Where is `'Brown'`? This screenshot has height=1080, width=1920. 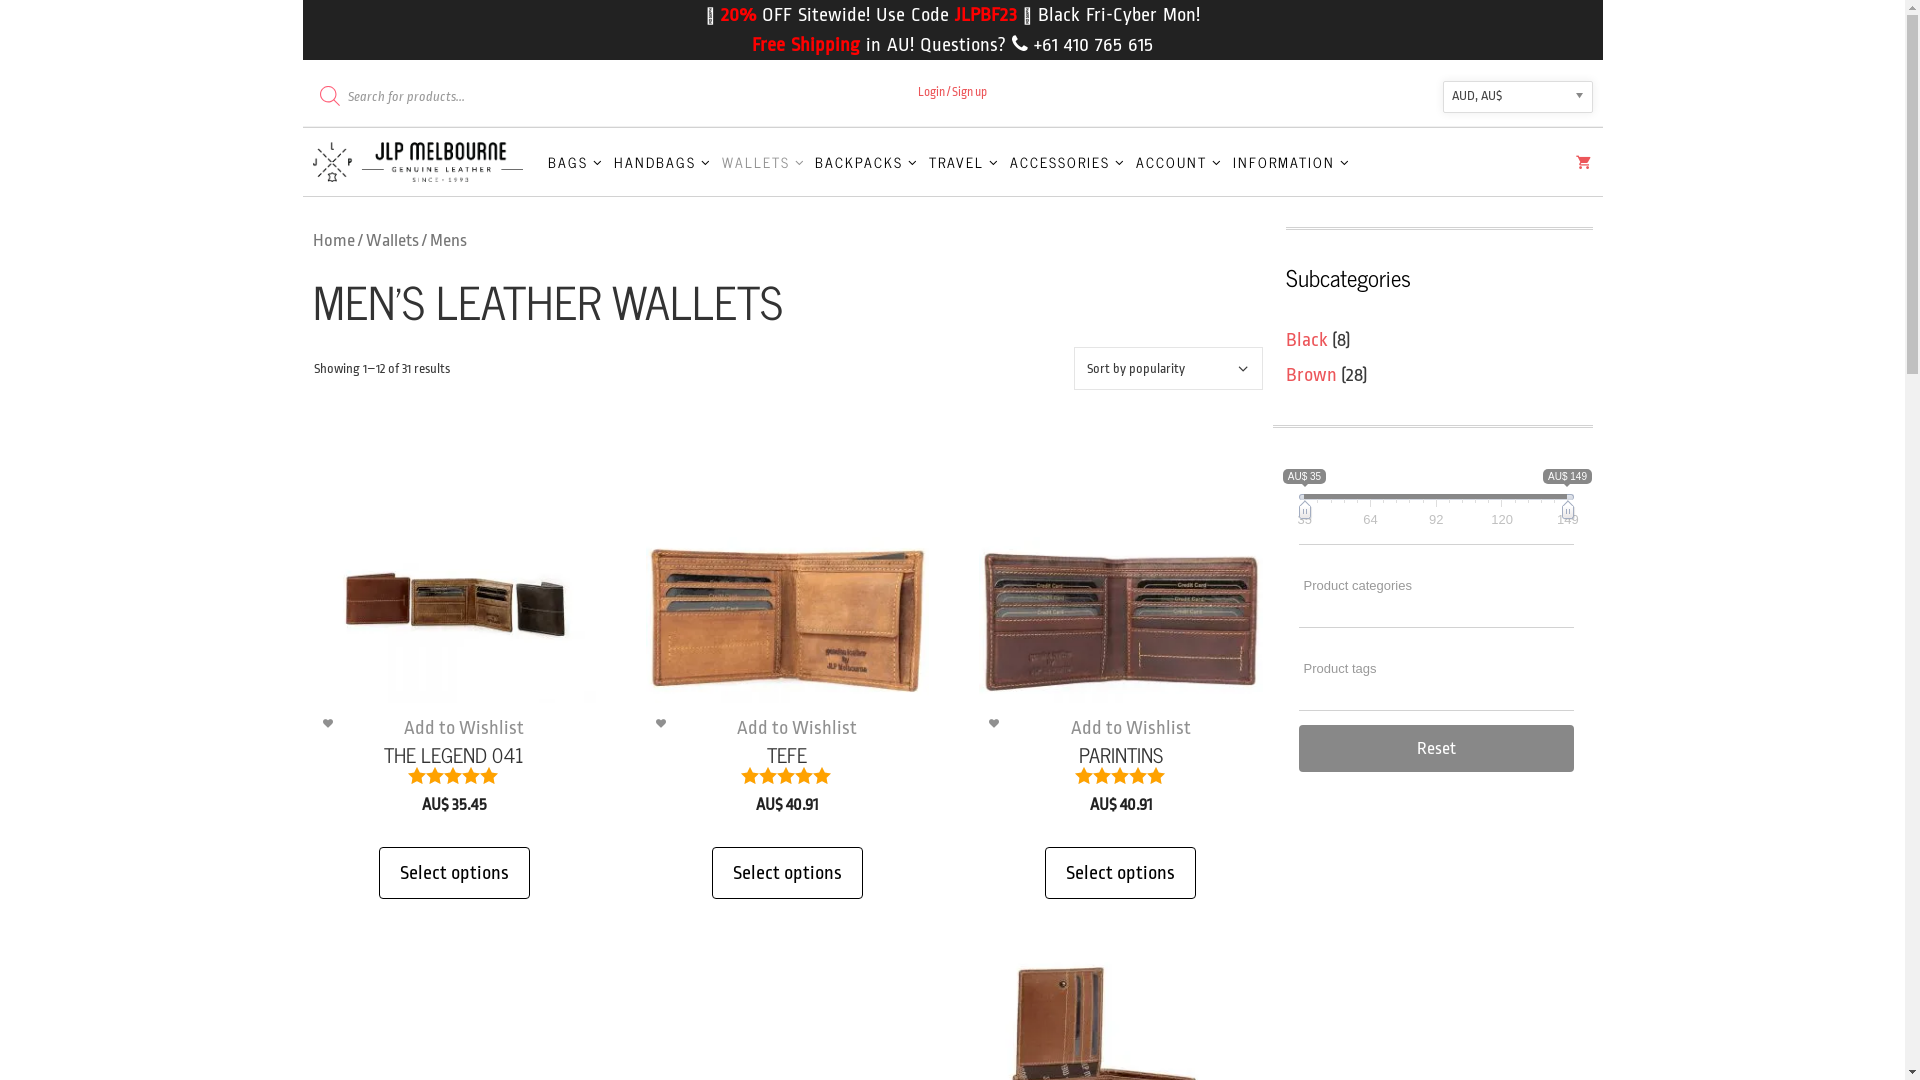 'Brown' is located at coordinates (1311, 374).